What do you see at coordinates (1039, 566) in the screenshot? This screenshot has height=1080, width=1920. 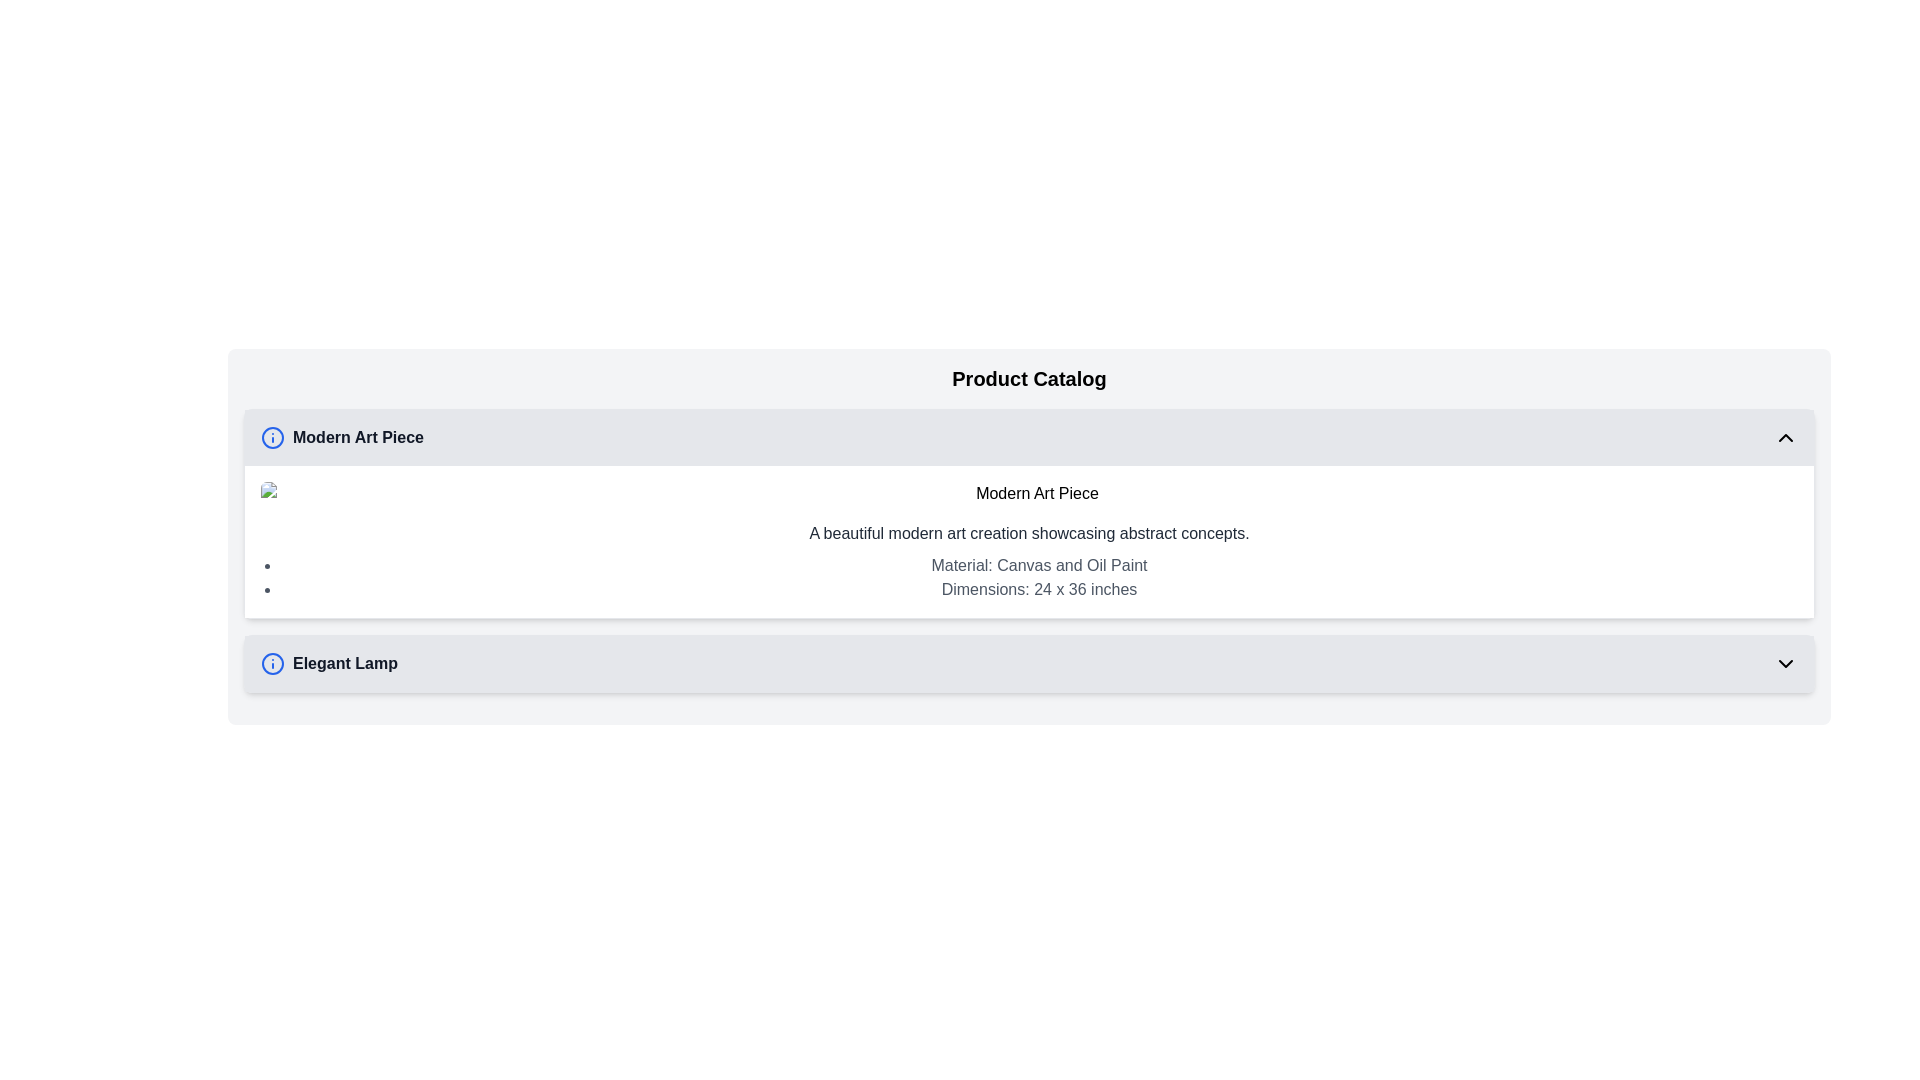 I see `the static informational text that describes the material composition of the 'Modern Art Piece', which is located above the dimensions text block` at bounding box center [1039, 566].